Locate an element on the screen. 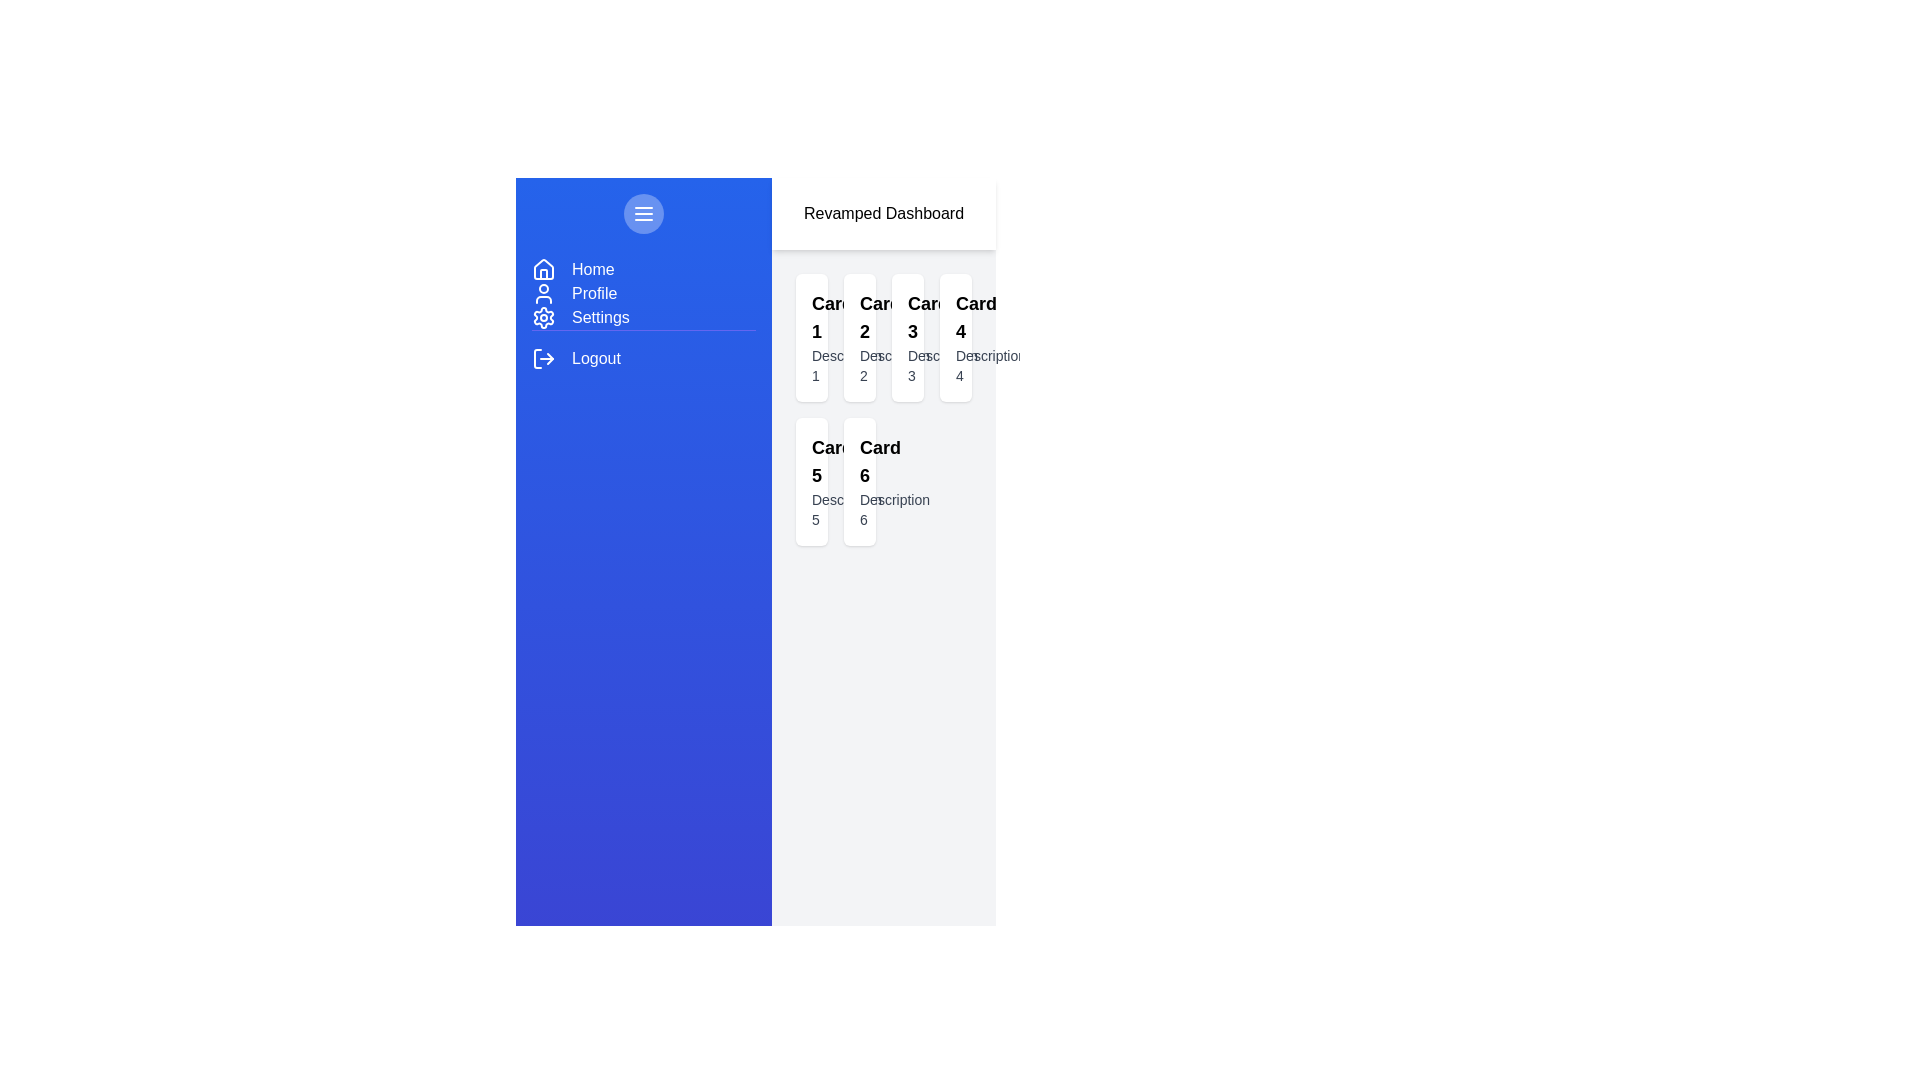 This screenshot has height=1080, width=1920. the navigational menu item for the user's profile section is located at coordinates (643, 293).